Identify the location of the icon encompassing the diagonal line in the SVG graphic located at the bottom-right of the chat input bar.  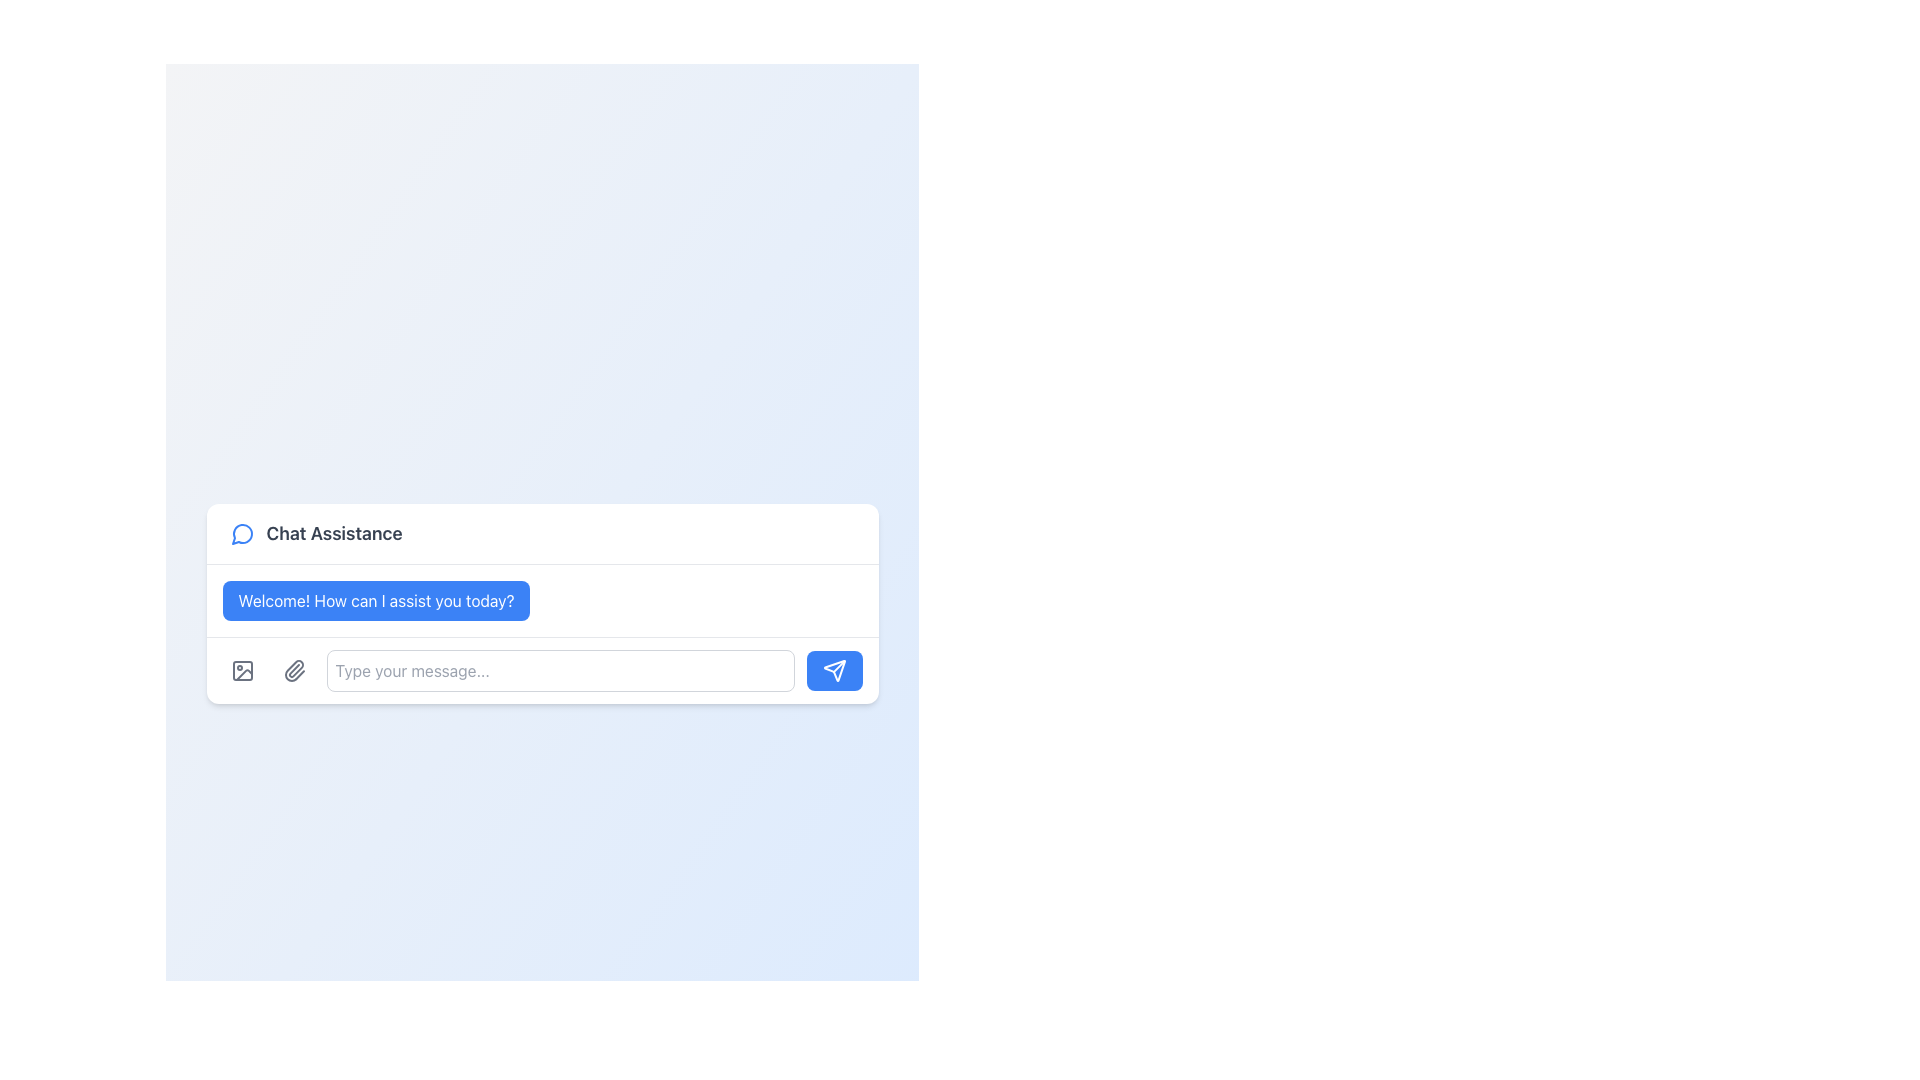
(838, 666).